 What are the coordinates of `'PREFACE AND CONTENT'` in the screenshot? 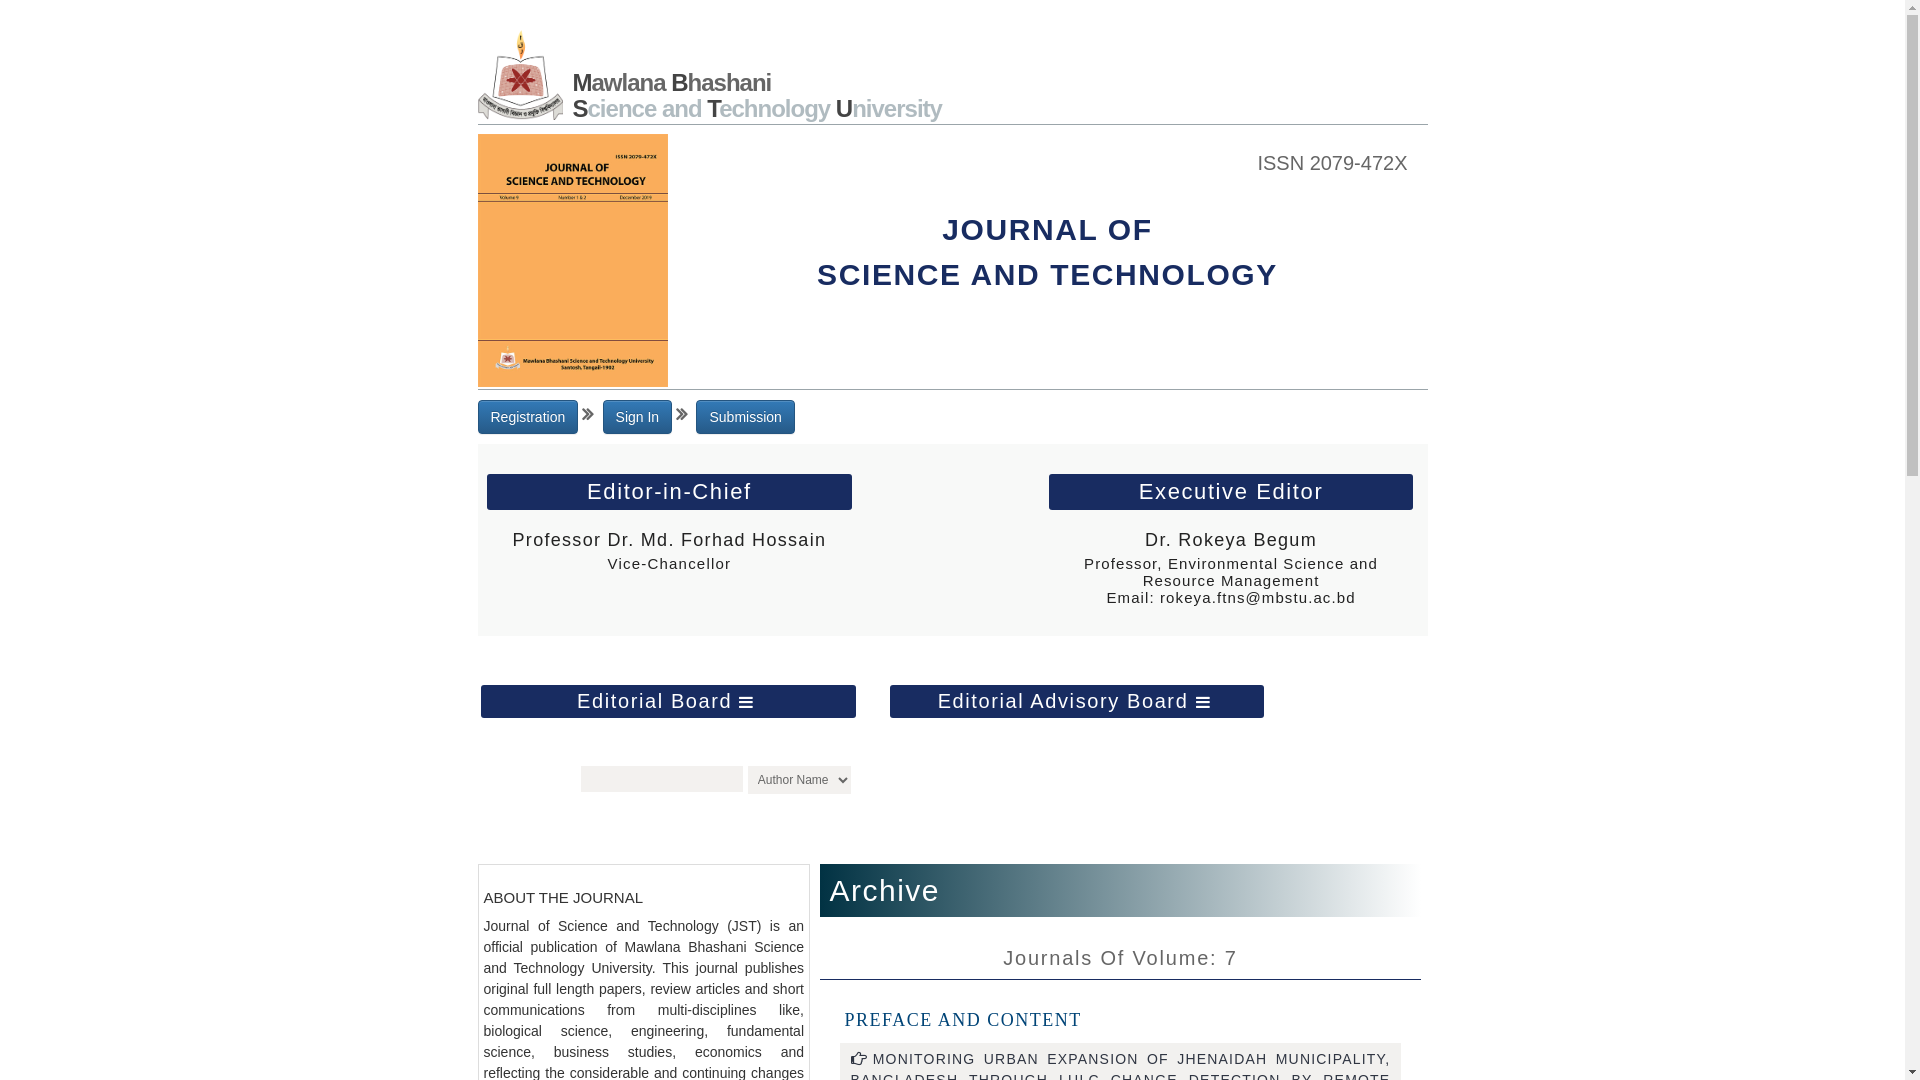 It's located at (962, 1019).